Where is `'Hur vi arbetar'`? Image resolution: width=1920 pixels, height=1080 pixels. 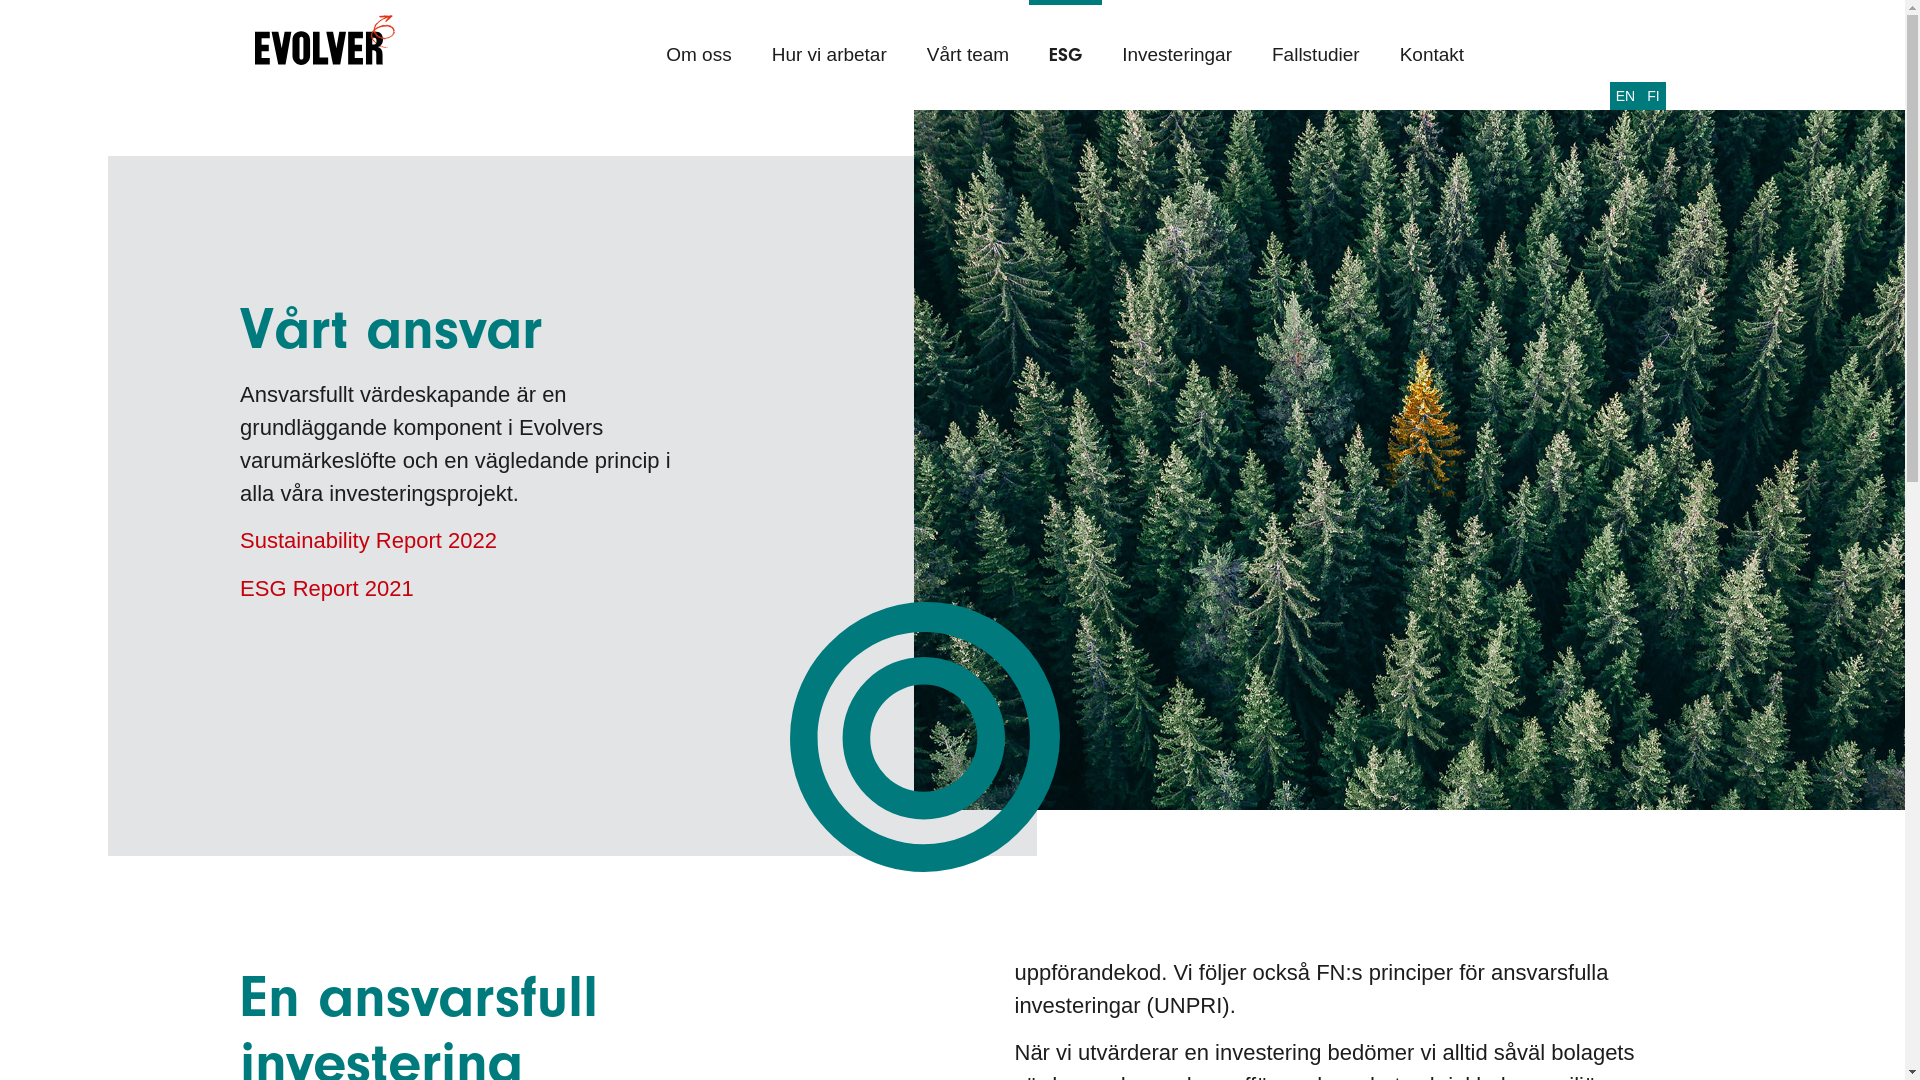
'Hur vi arbetar' is located at coordinates (829, 53).